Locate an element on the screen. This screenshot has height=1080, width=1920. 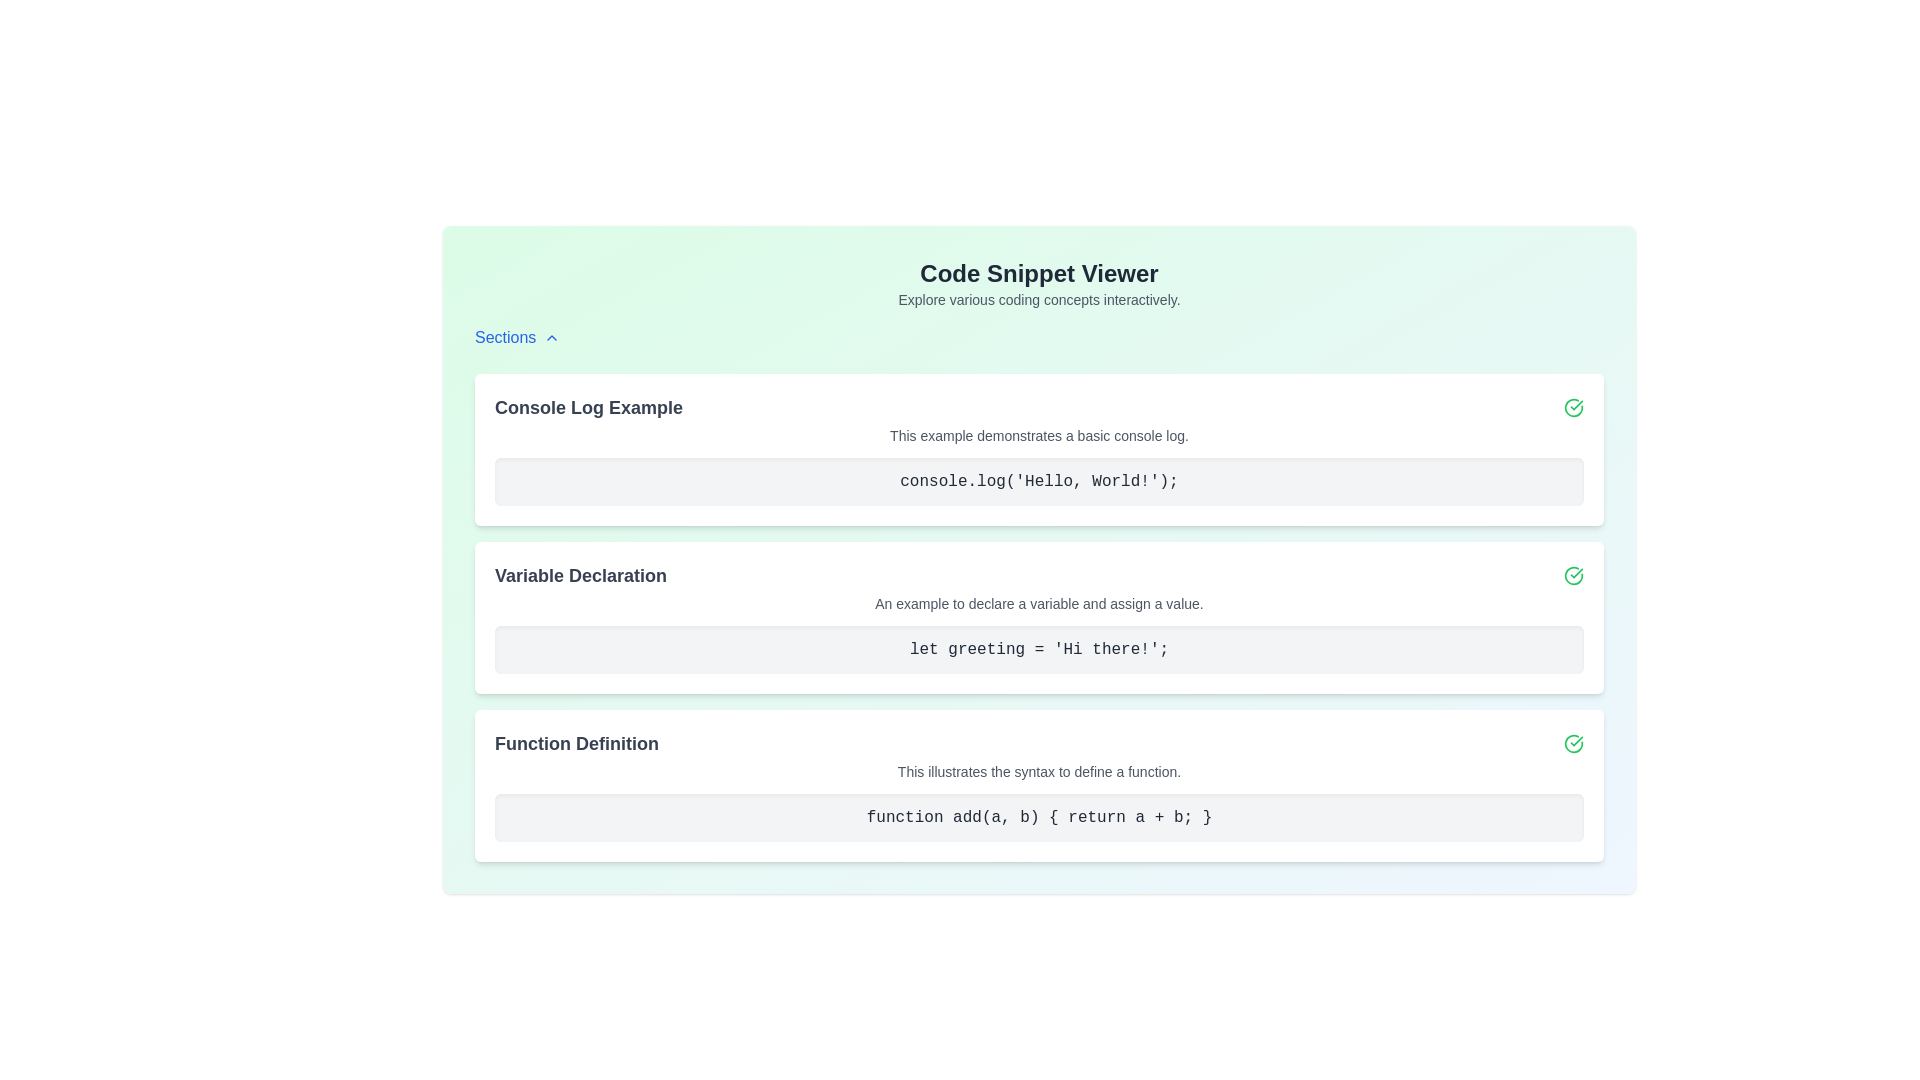
the success icon located to the far right of the row displaying the text 'Console Log Example' is located at coordinates (1573, 407).